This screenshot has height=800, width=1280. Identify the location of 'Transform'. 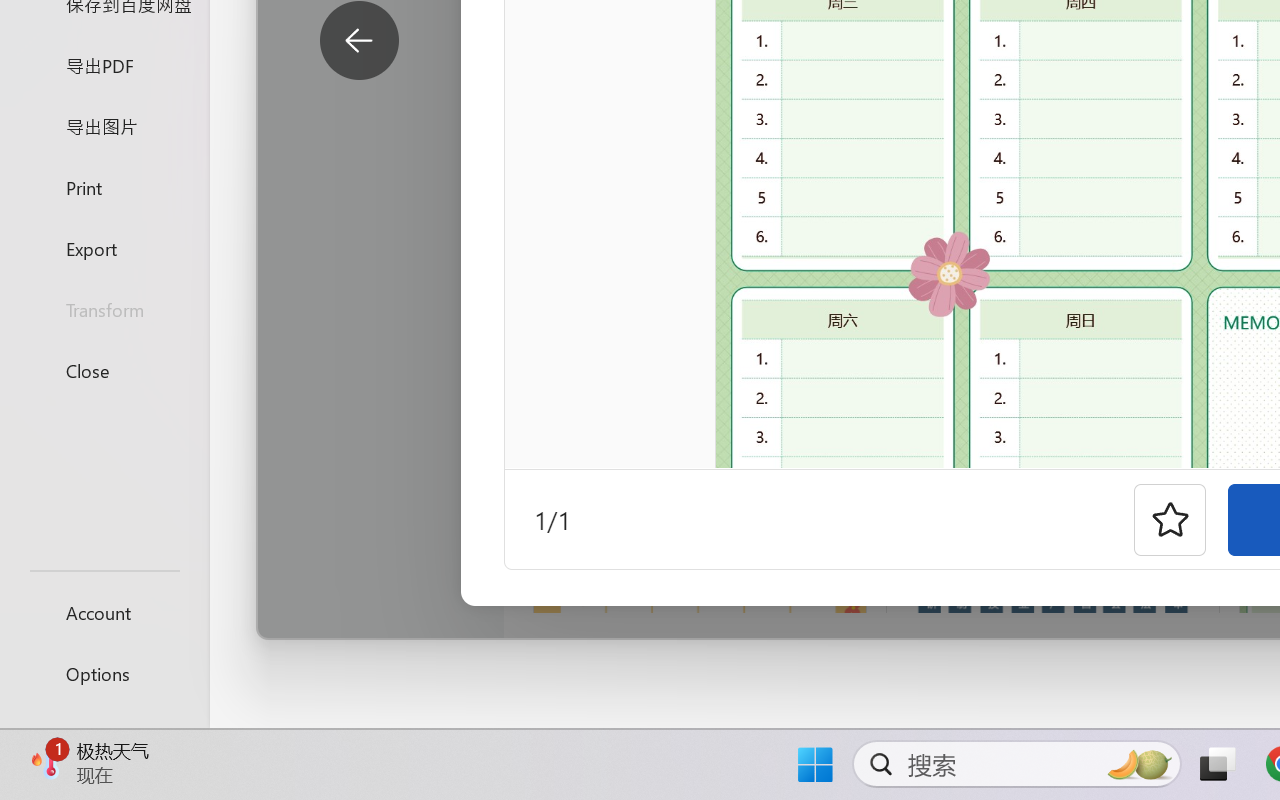
(103, 308).